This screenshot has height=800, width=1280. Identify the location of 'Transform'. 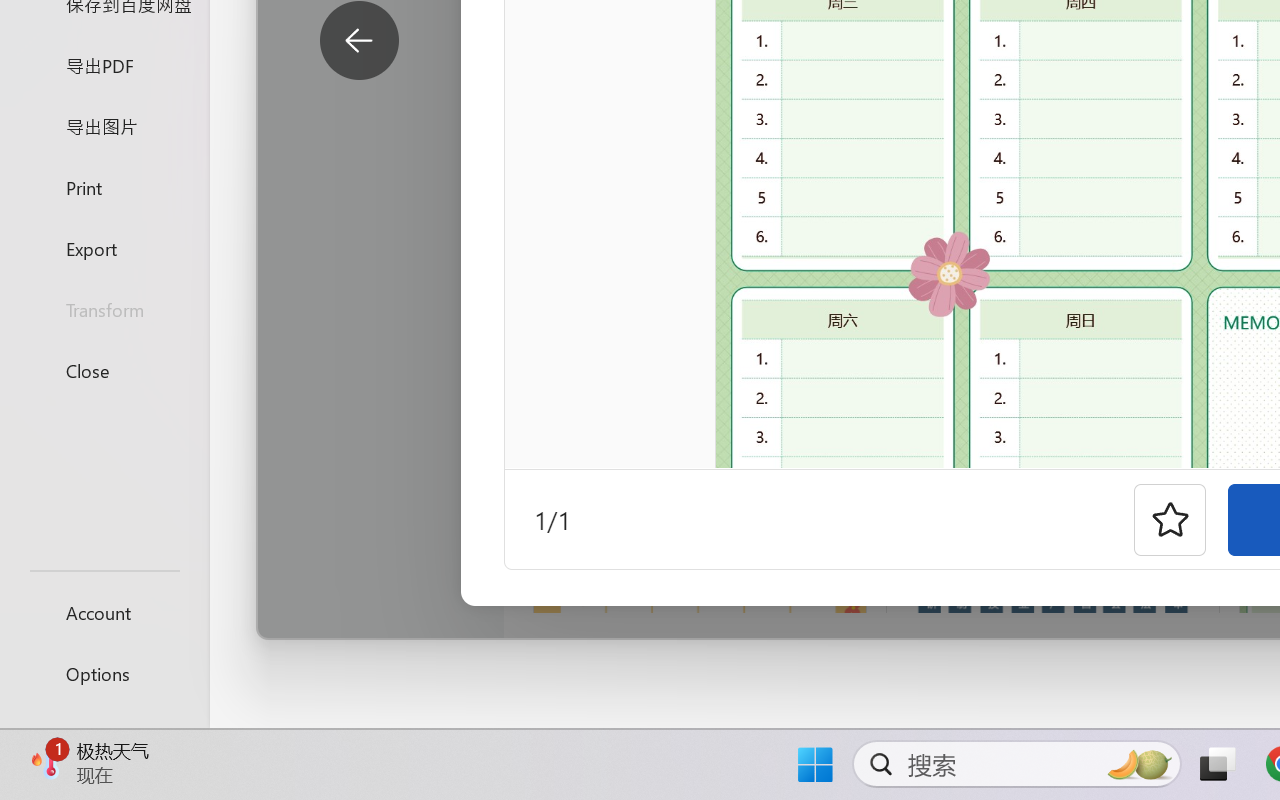
(103, 308).